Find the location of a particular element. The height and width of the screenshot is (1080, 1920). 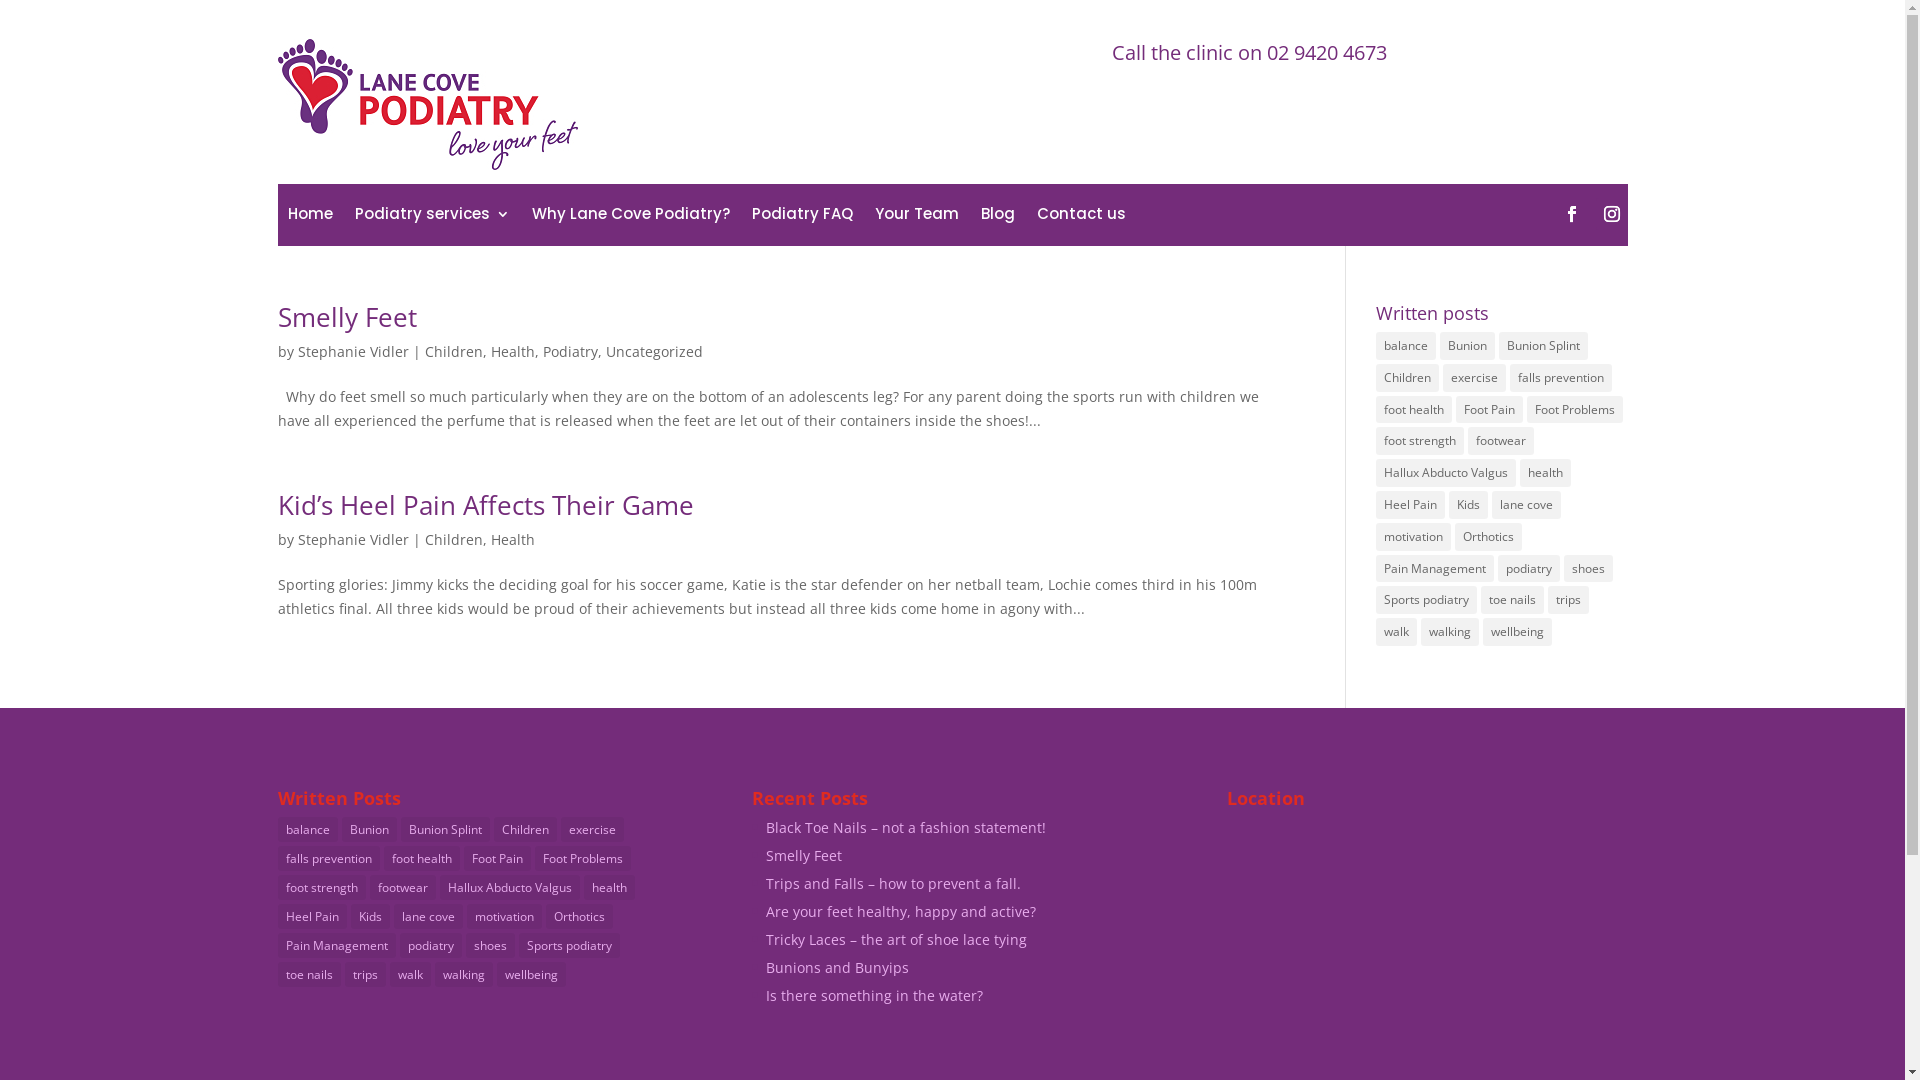

'Pain Management' is located at coordinates (277, 945).